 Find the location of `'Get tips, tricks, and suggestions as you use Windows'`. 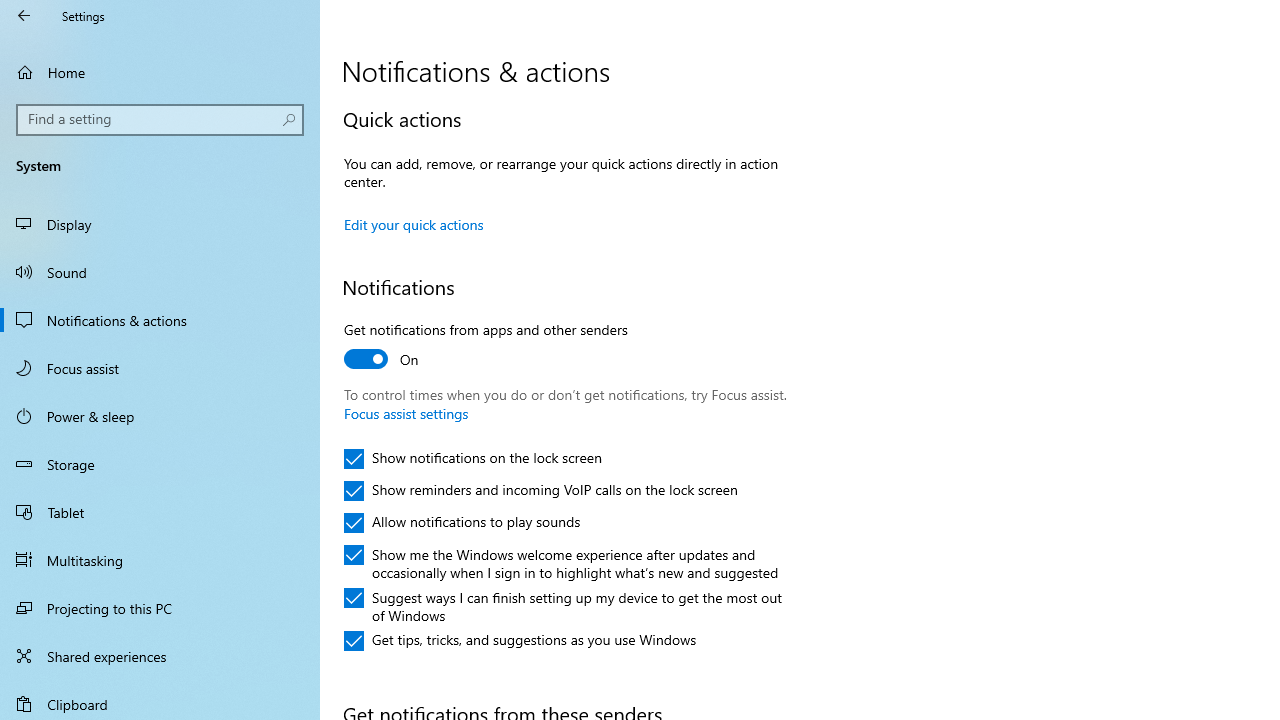

'Get tips, tricks, and suggestions as you use Windows' is located at coordinates (520, 640).